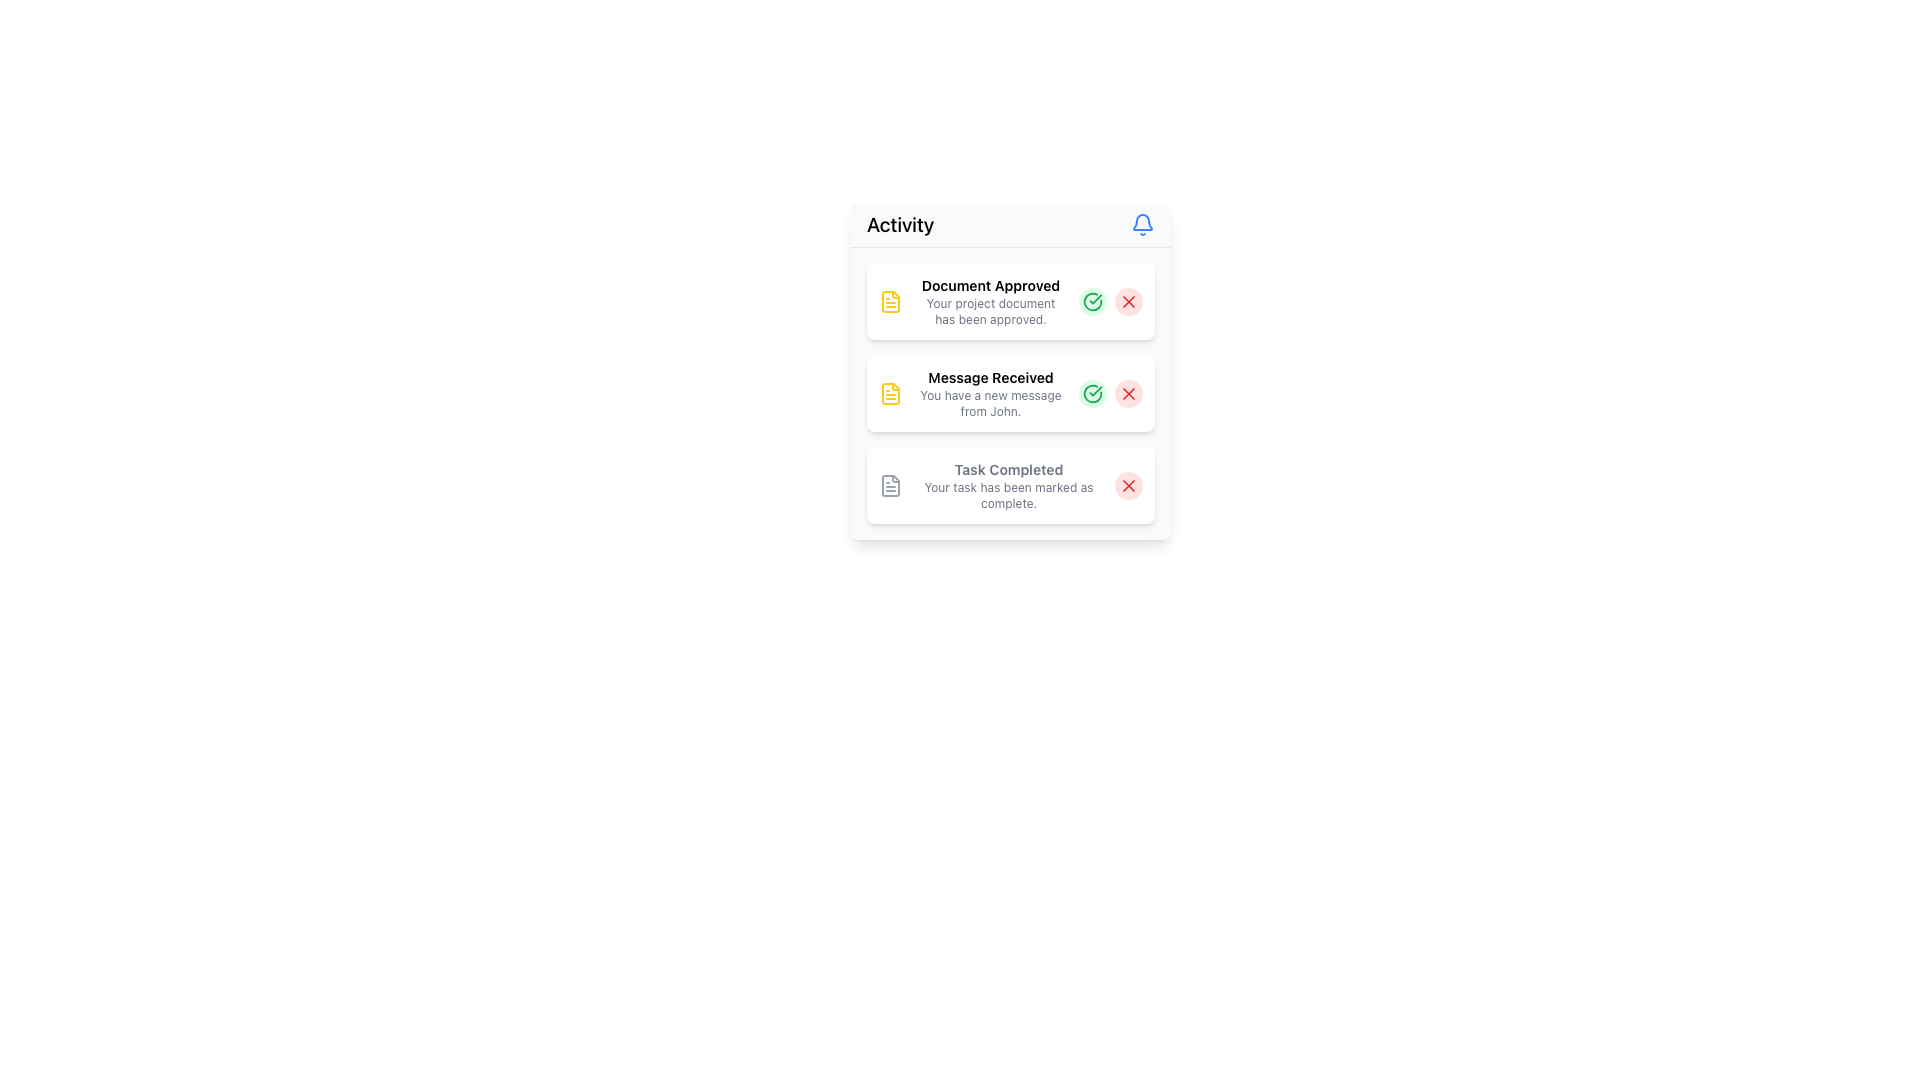  Describe the element at coordinates (890, 301) in the screenshot. I see `the document approval icon located to the left of the 'Document Approved' text in the first notification of the 'Activity' notification card` at that location.